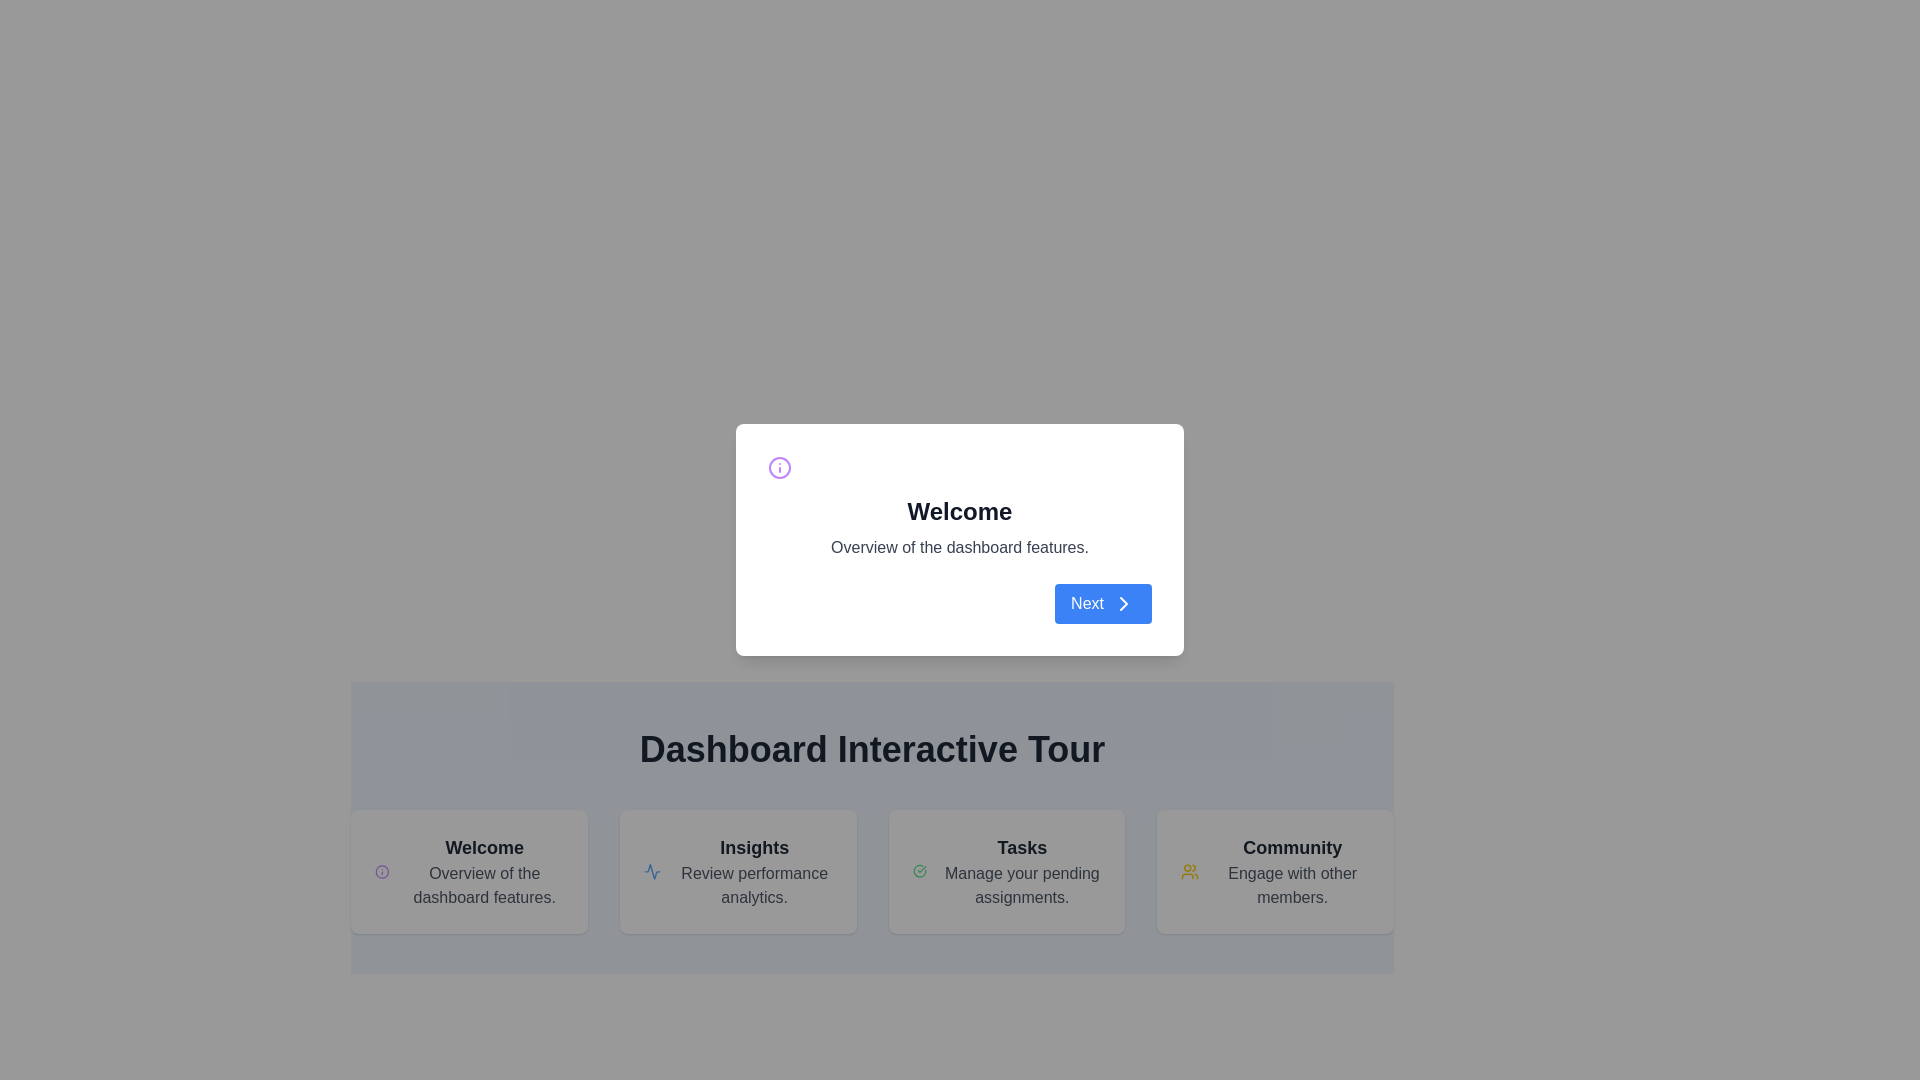  Describe the element at coordinates (1123, 603) in the screenshot. I see `the right-pointing arrow icon located within the 'Next' button at the bottom-right corner of the modal window to interact with it` at that location.